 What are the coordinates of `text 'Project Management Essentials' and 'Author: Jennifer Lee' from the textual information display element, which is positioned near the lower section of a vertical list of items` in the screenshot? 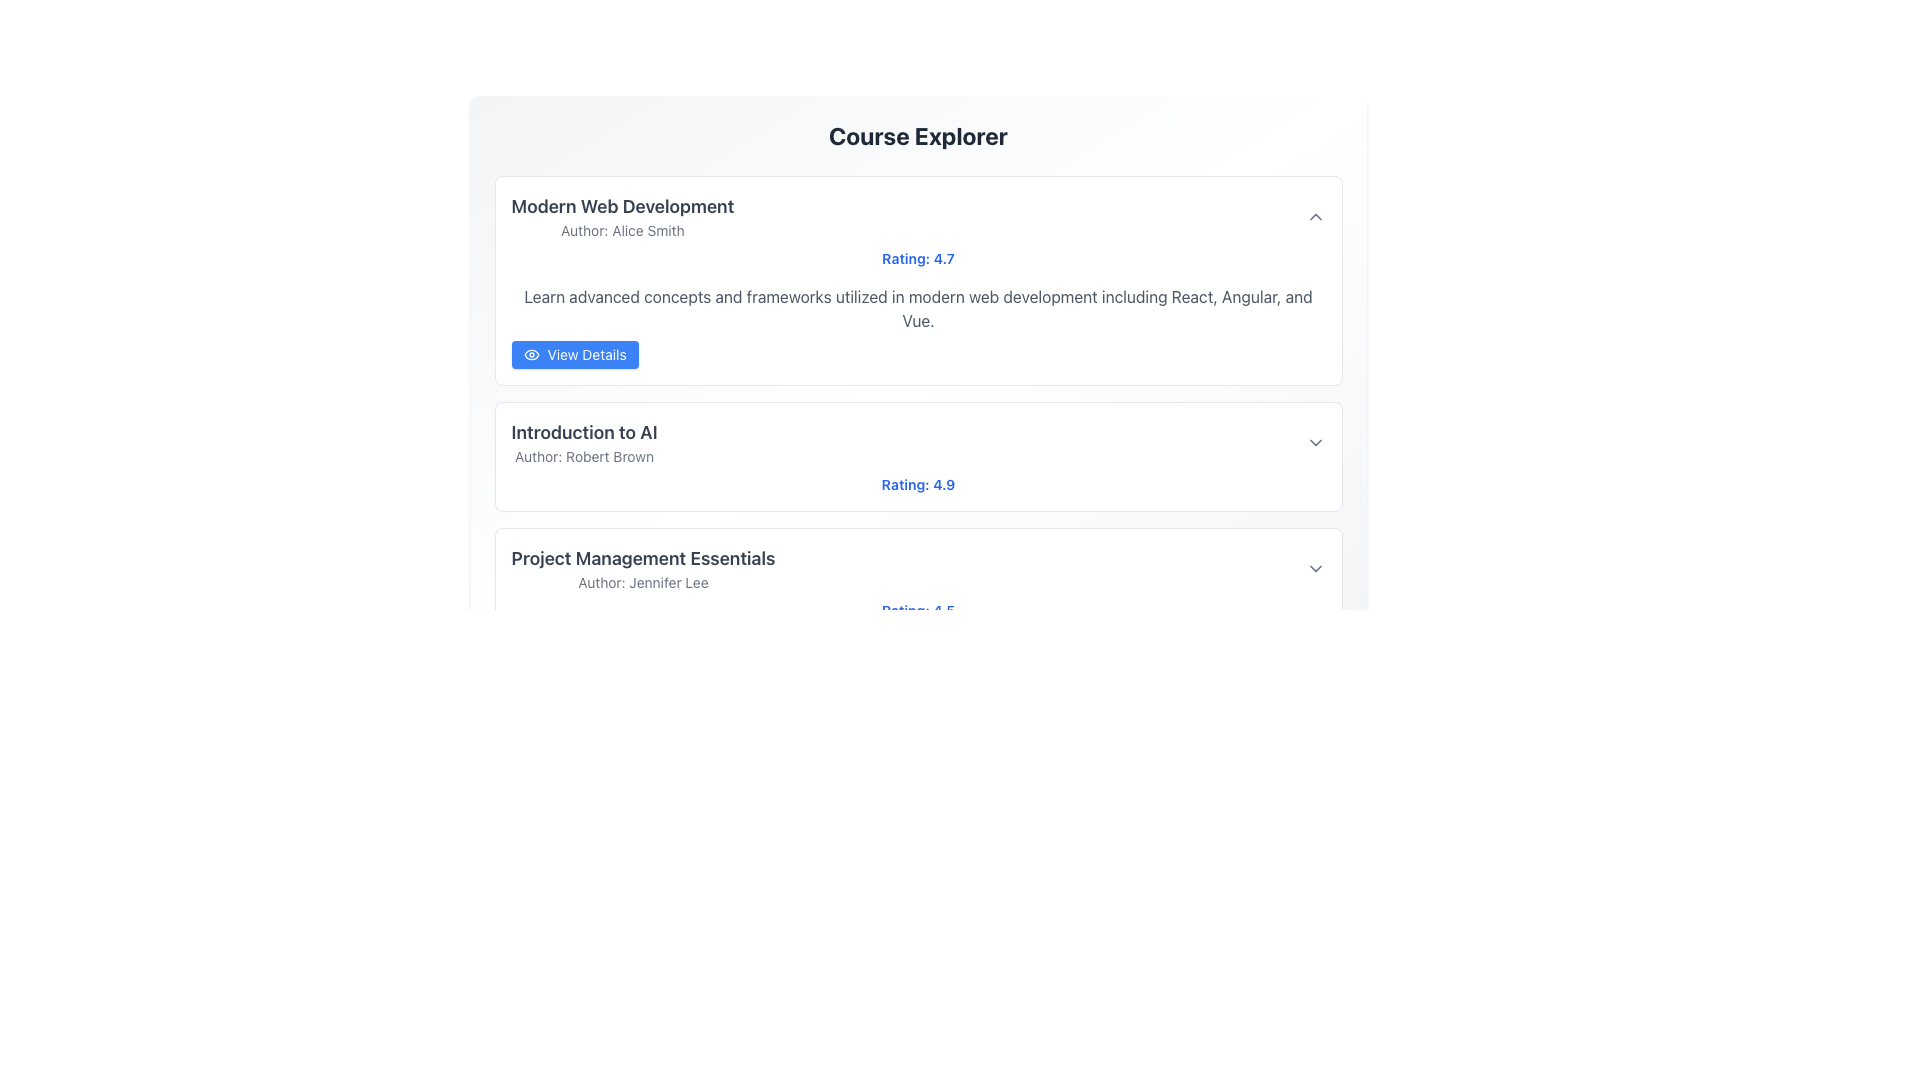 It's located at (643, 569).